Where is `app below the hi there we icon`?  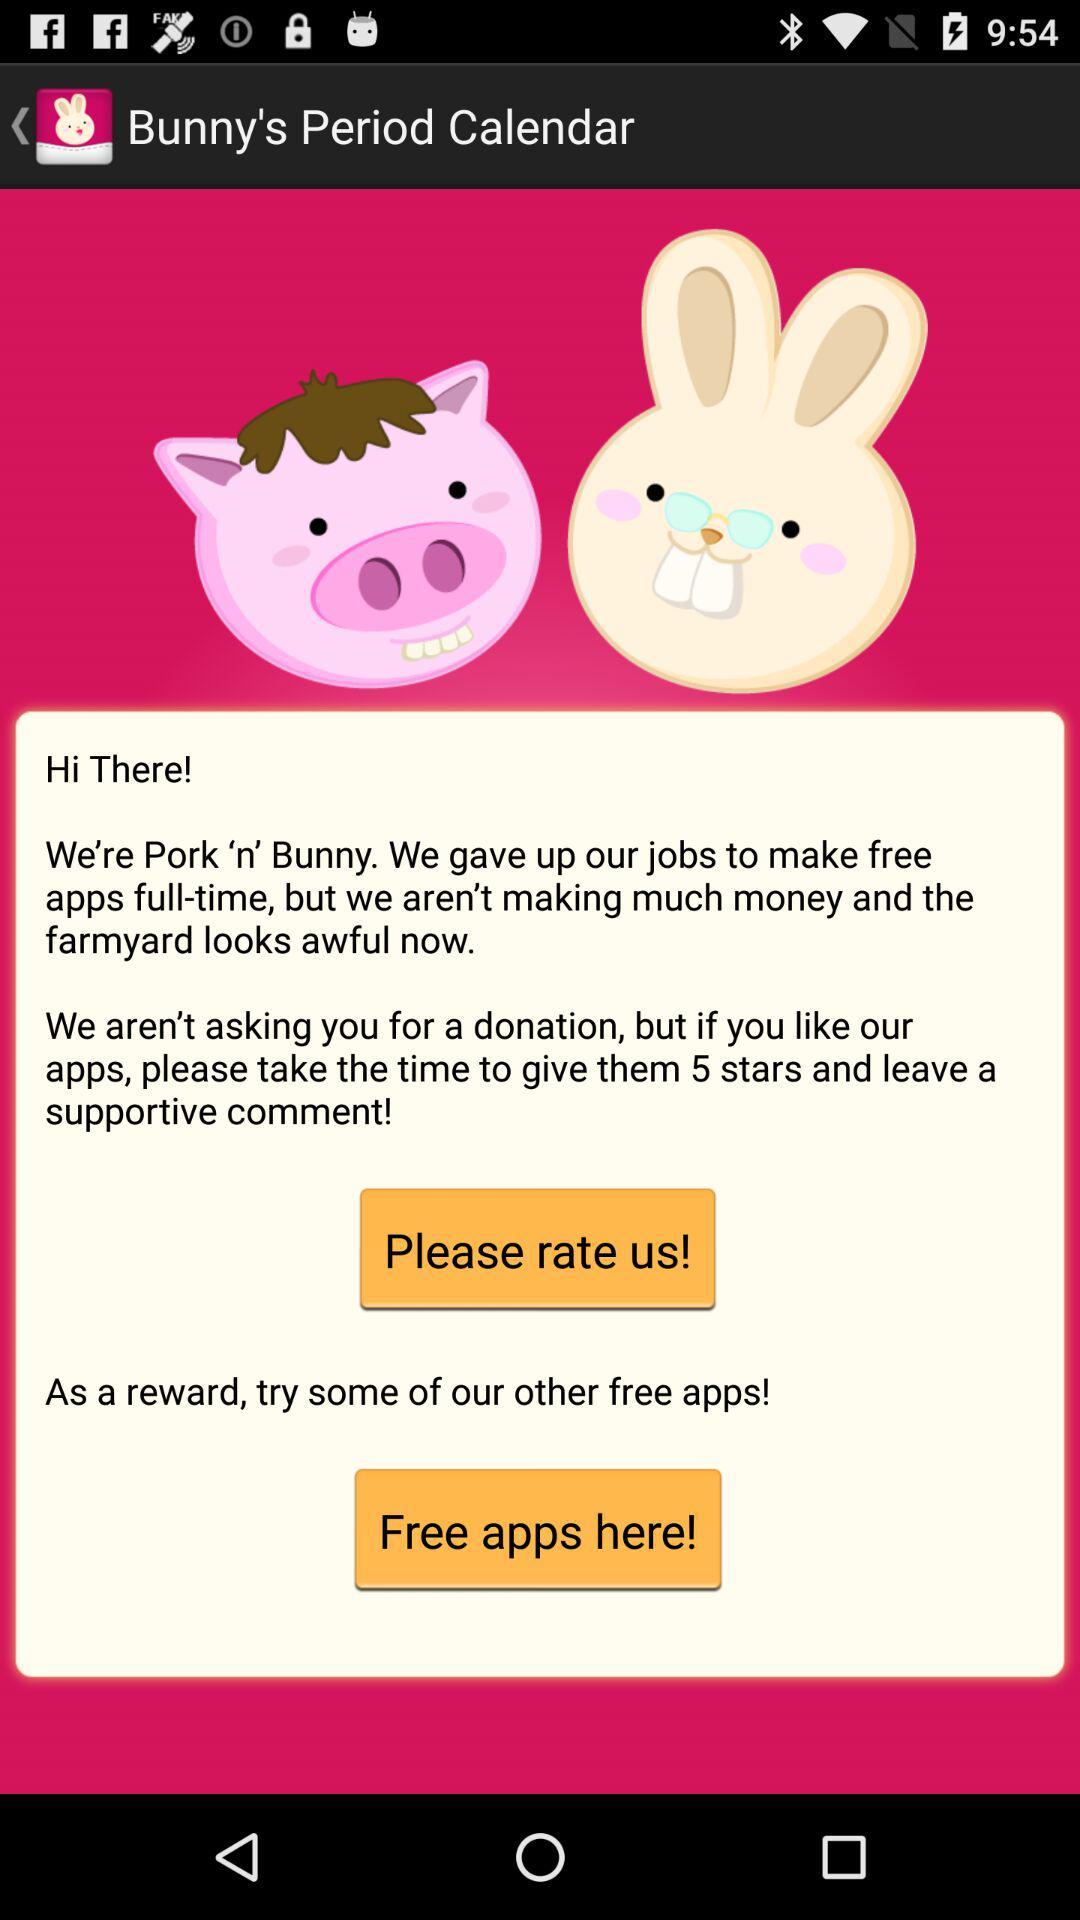 app below the hi there we icon is located at coordinates (536, 1249).